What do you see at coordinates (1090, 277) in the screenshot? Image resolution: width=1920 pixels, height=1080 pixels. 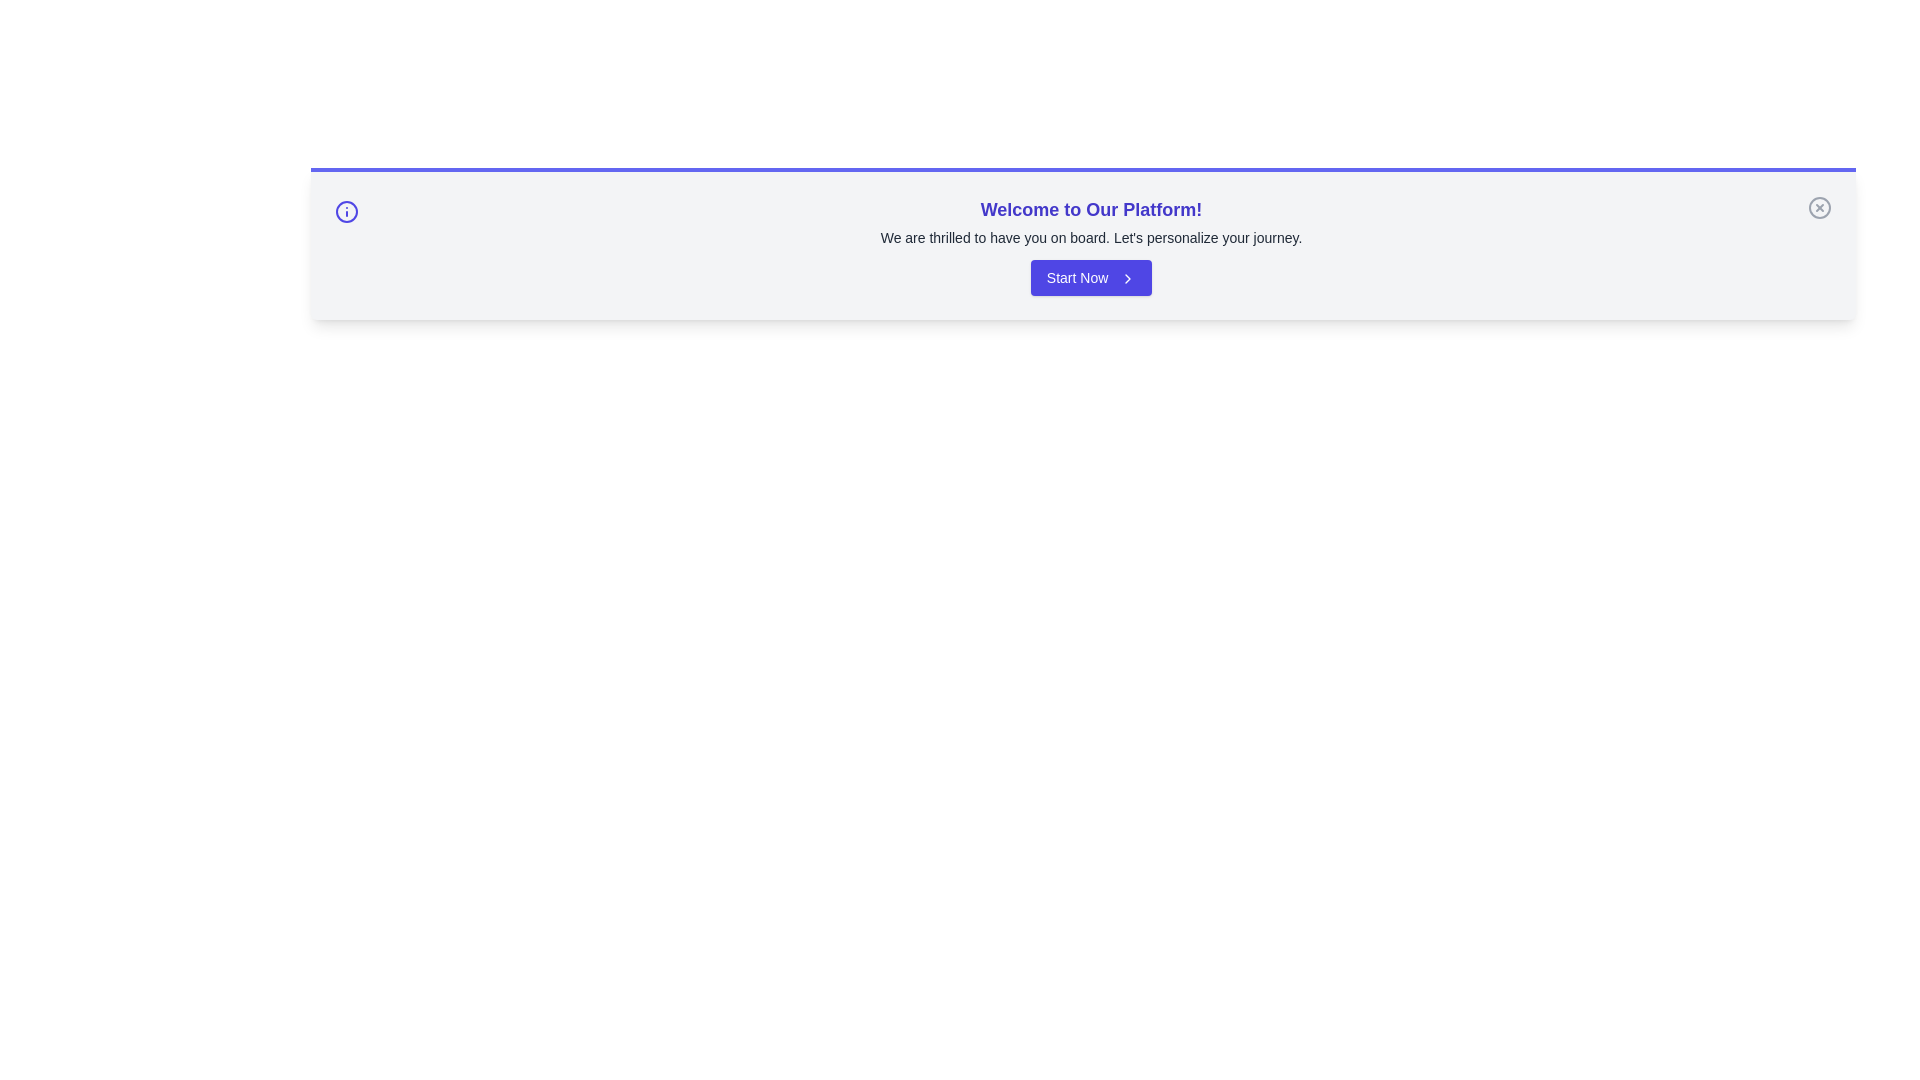 I see `the 'Start Now' button to proceed` at bounding box center [1090, 277].